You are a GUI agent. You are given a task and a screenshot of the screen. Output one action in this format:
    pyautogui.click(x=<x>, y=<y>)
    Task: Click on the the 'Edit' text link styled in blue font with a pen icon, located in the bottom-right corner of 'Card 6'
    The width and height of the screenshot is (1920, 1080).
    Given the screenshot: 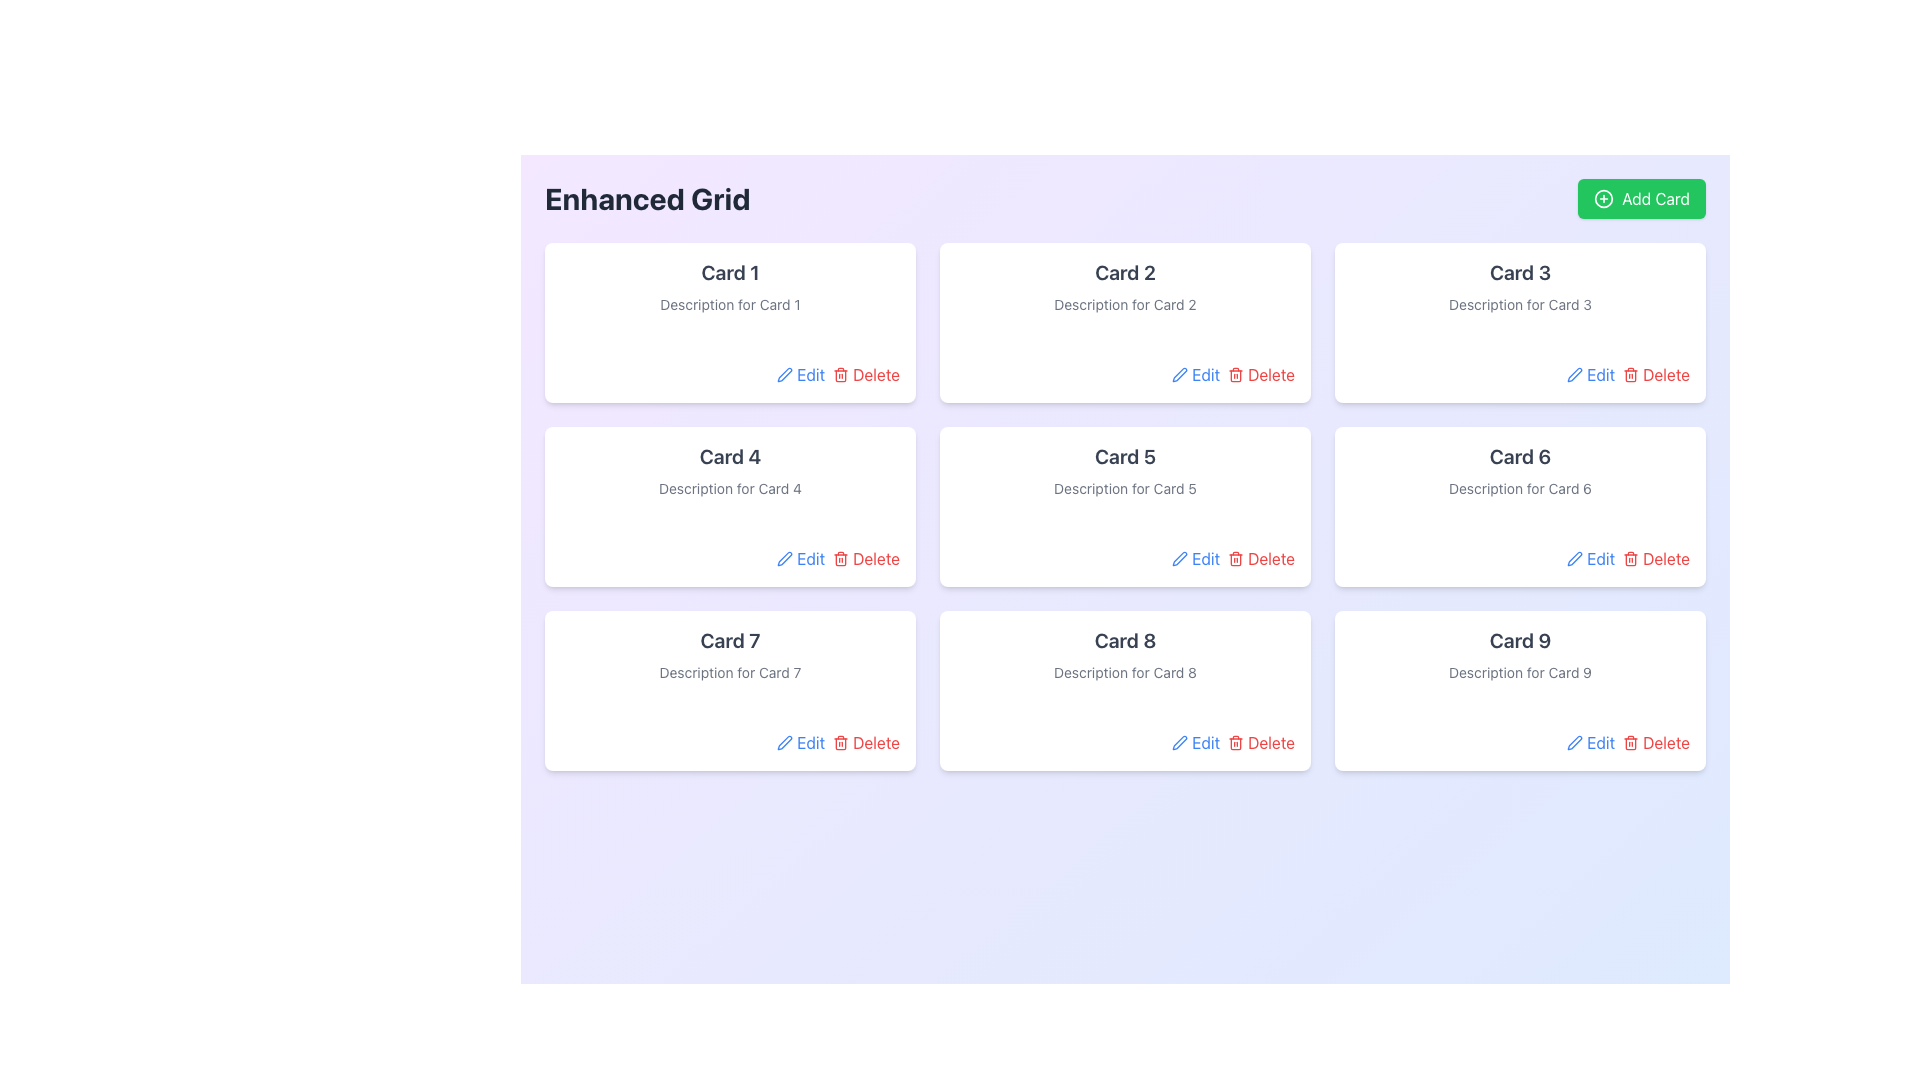 What is the action you would take?
    pyautogui.click(x=1589, y=559)
    